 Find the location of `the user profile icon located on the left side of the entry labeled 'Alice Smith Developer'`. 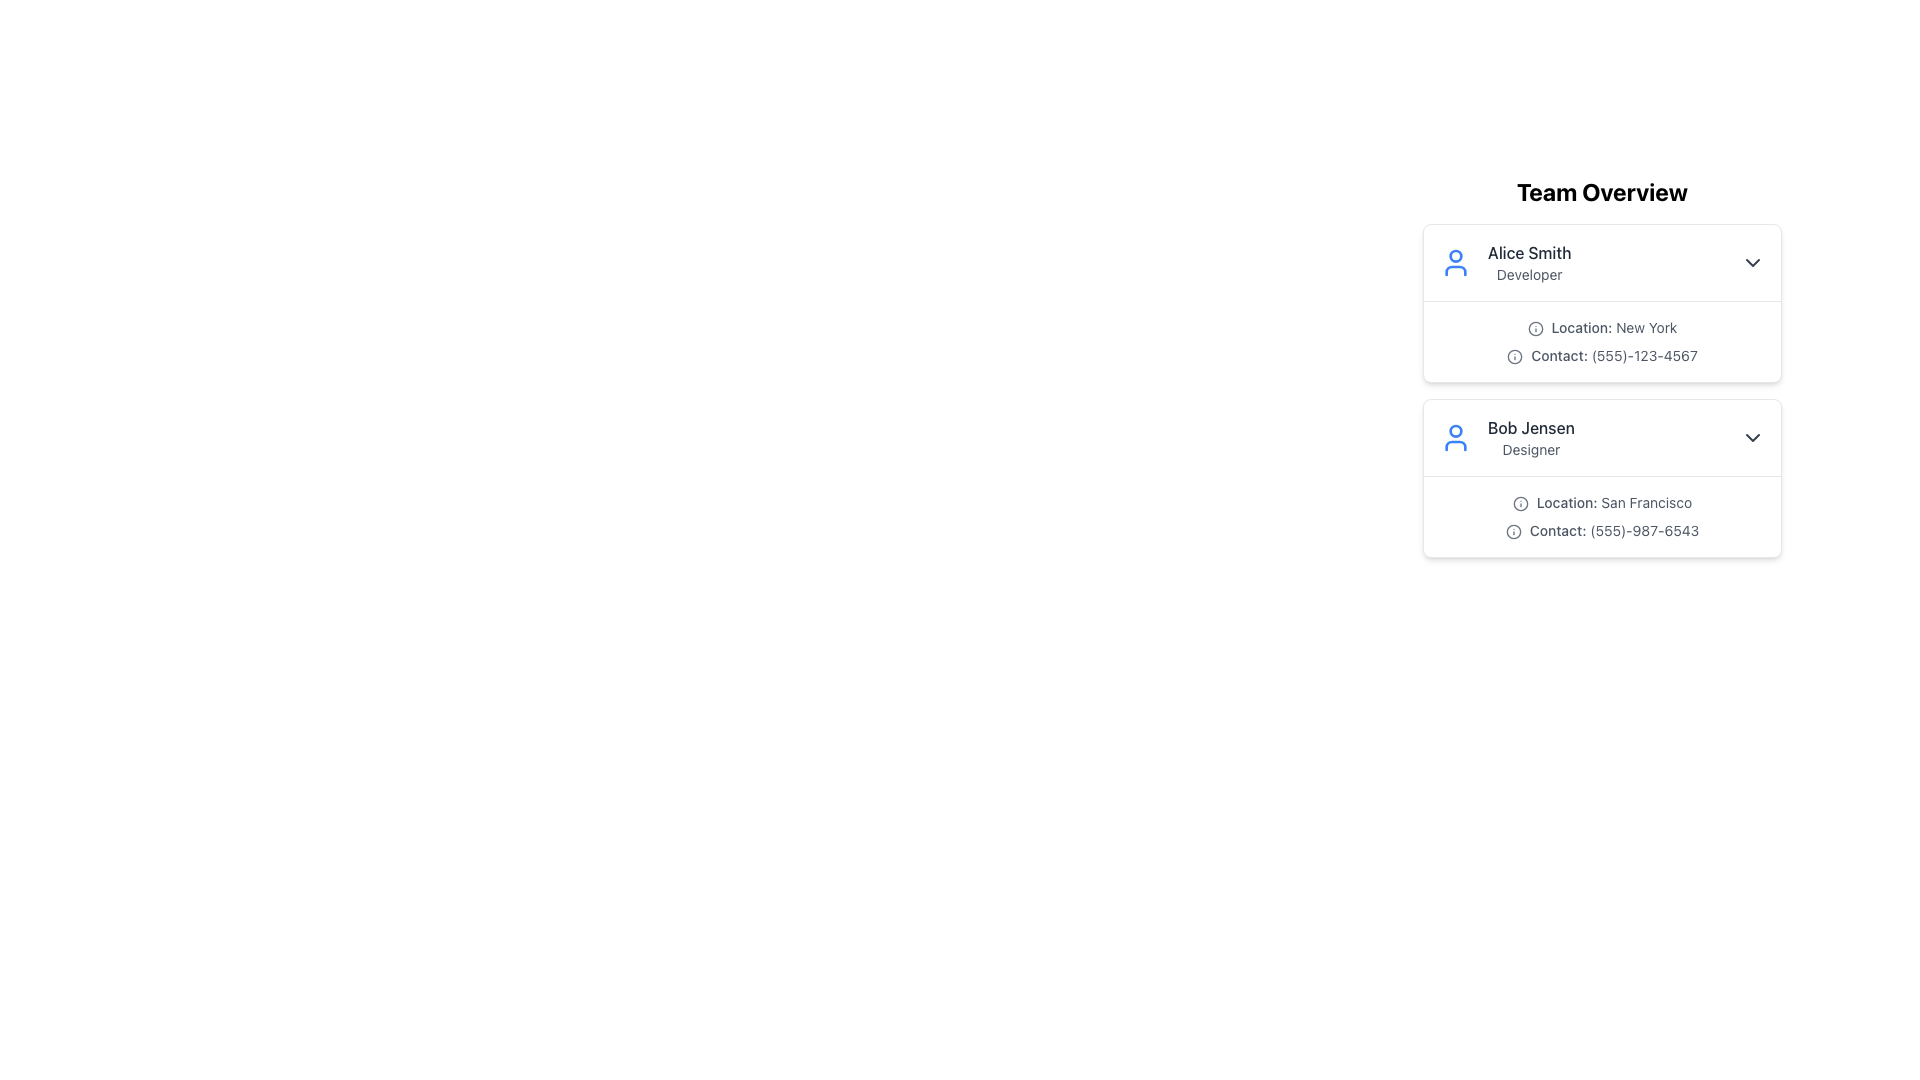

the user profile icon located on the left side of the entry labeled 'Alice Smith Developer' is located at coordinates (1455, 261).